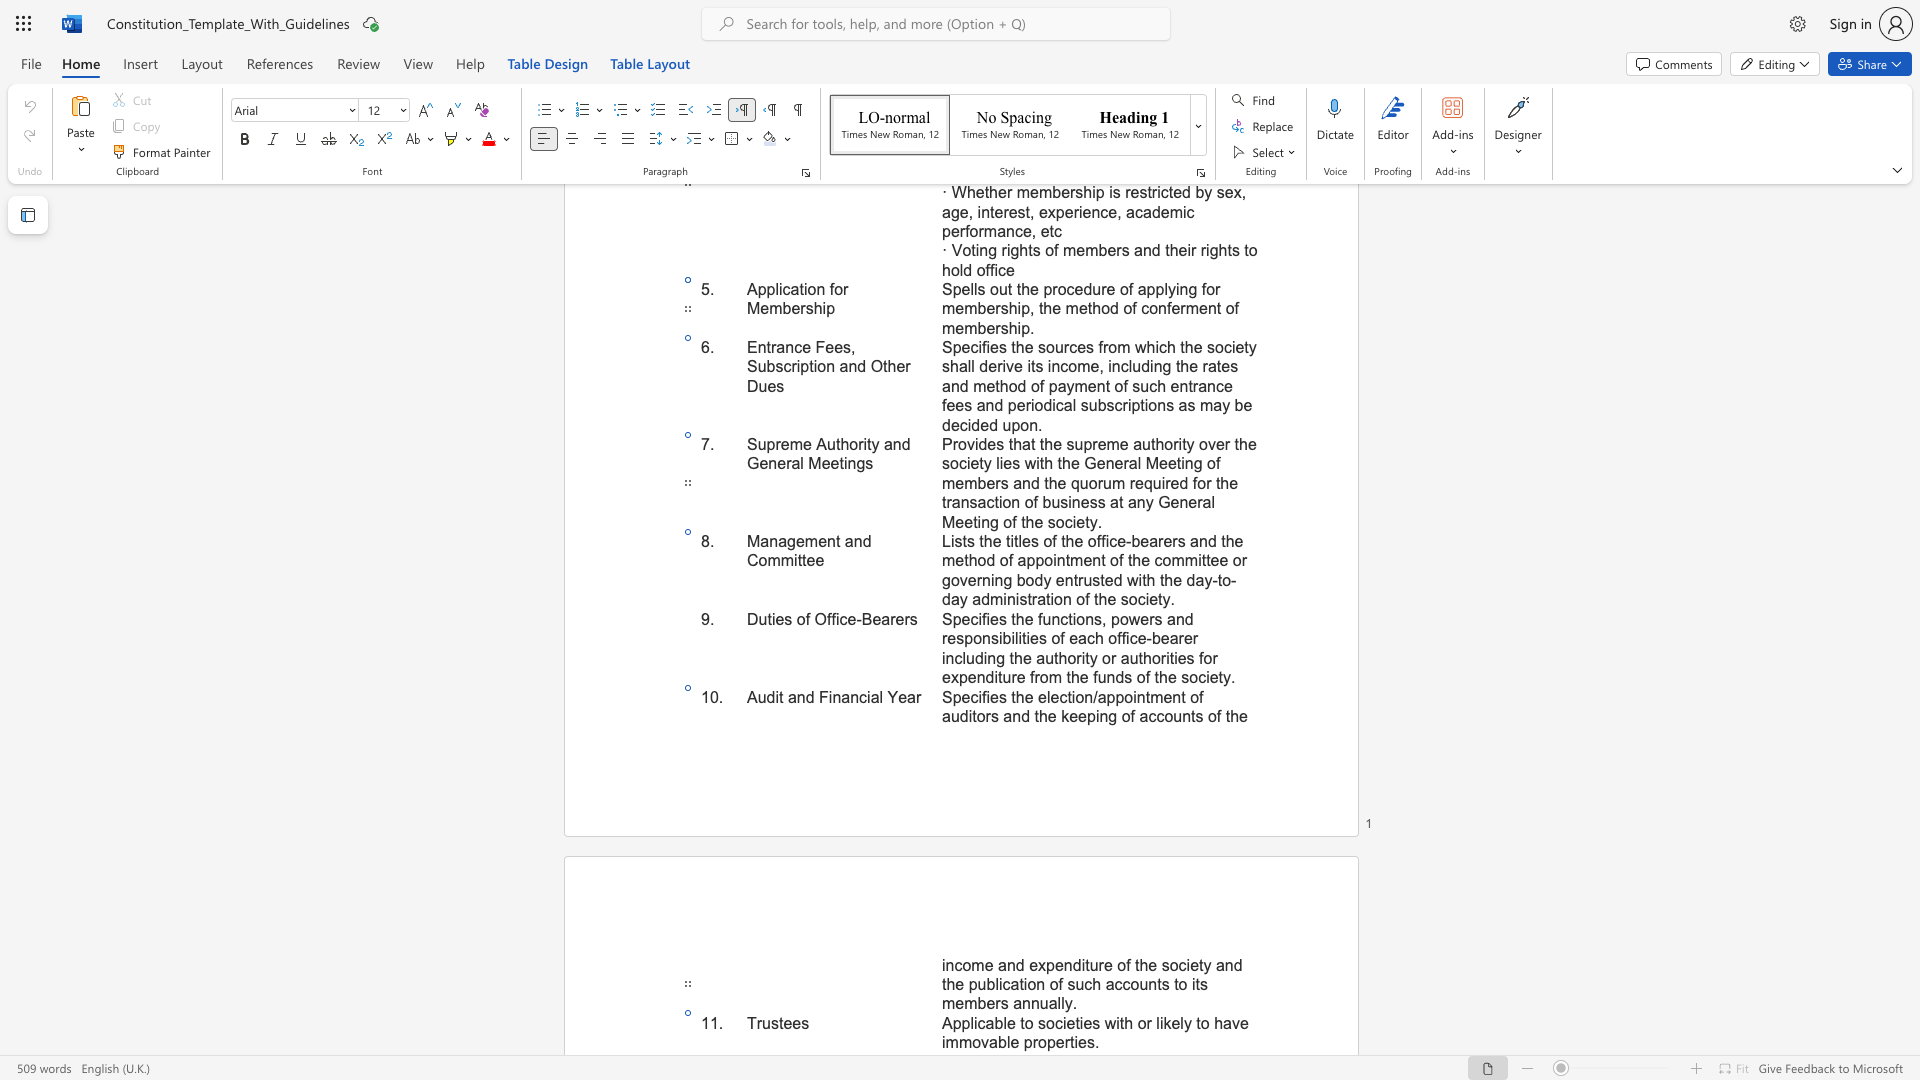  Describe the element at coordinates (830, 696) in the screenshot. I see `the 2th character "i" in the text` at that location.